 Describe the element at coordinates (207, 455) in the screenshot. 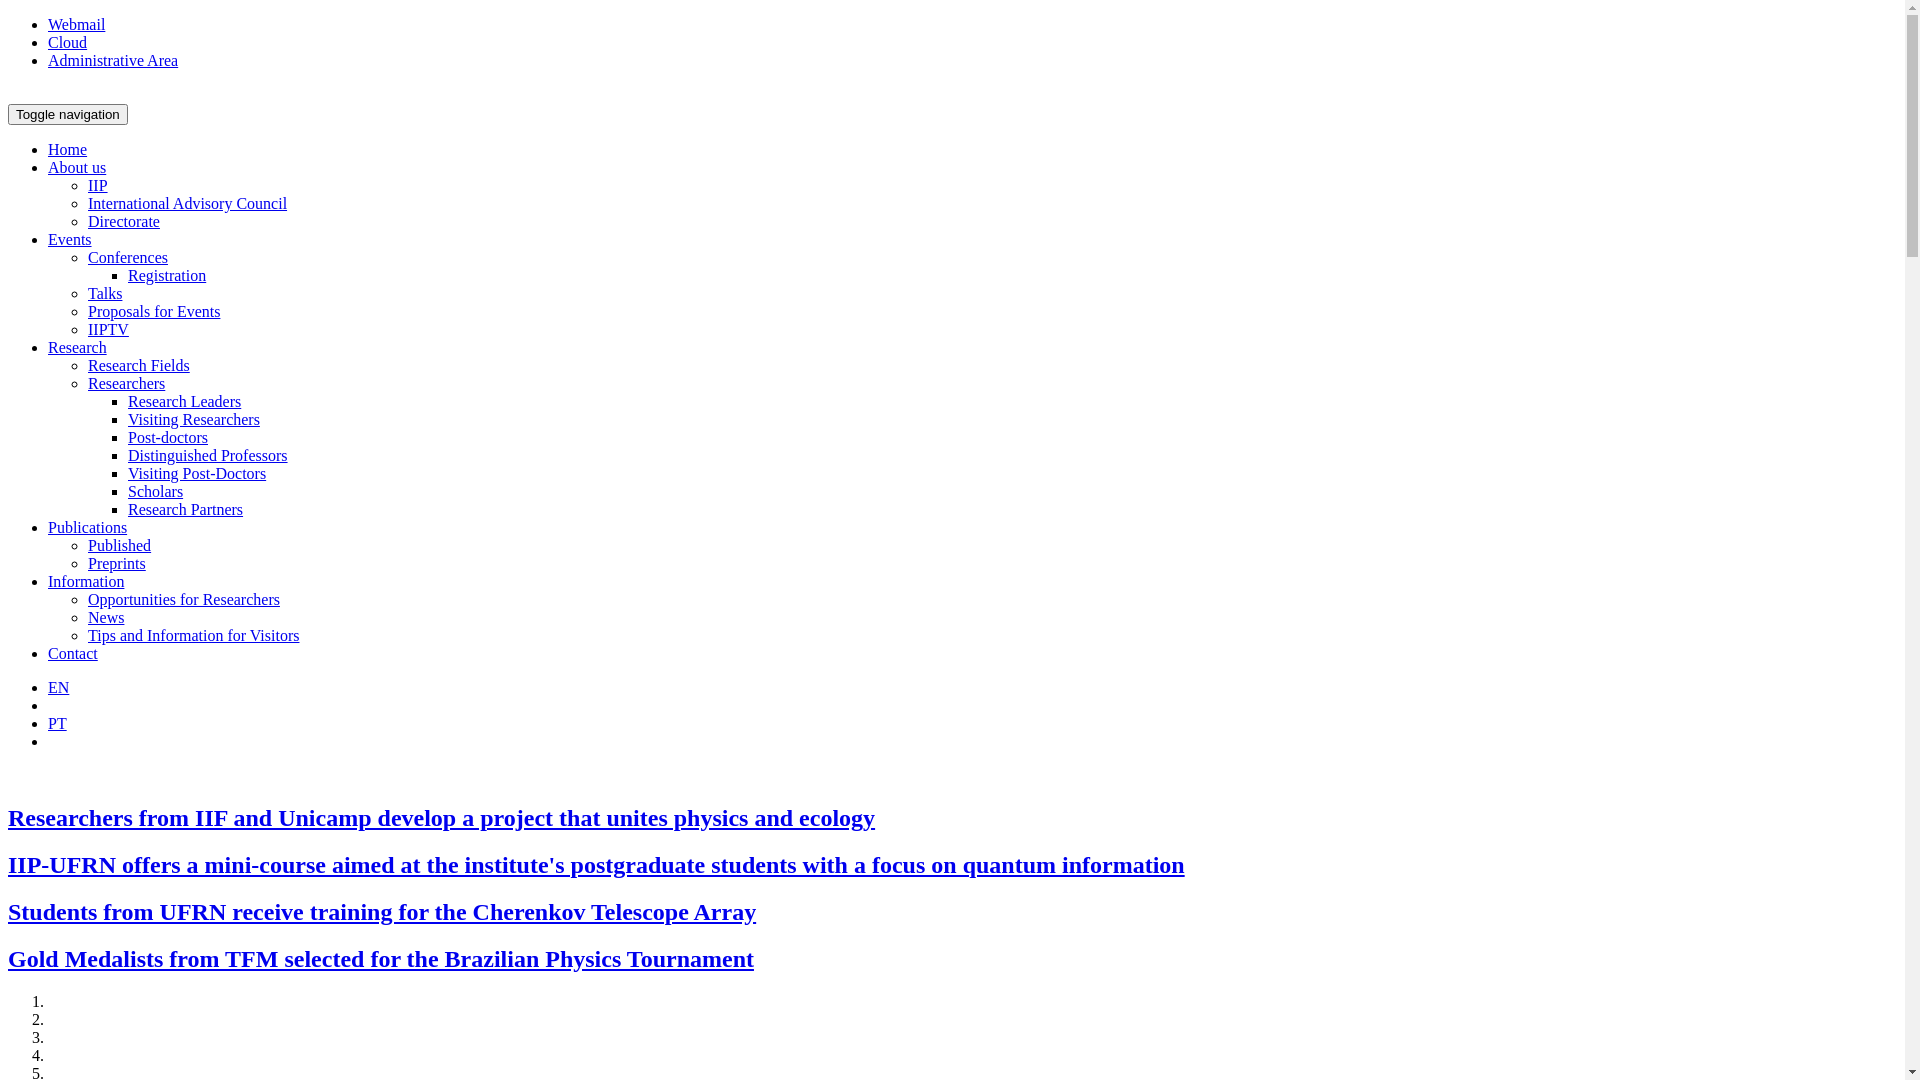

I see `'Distinguished Professors'` at that location.